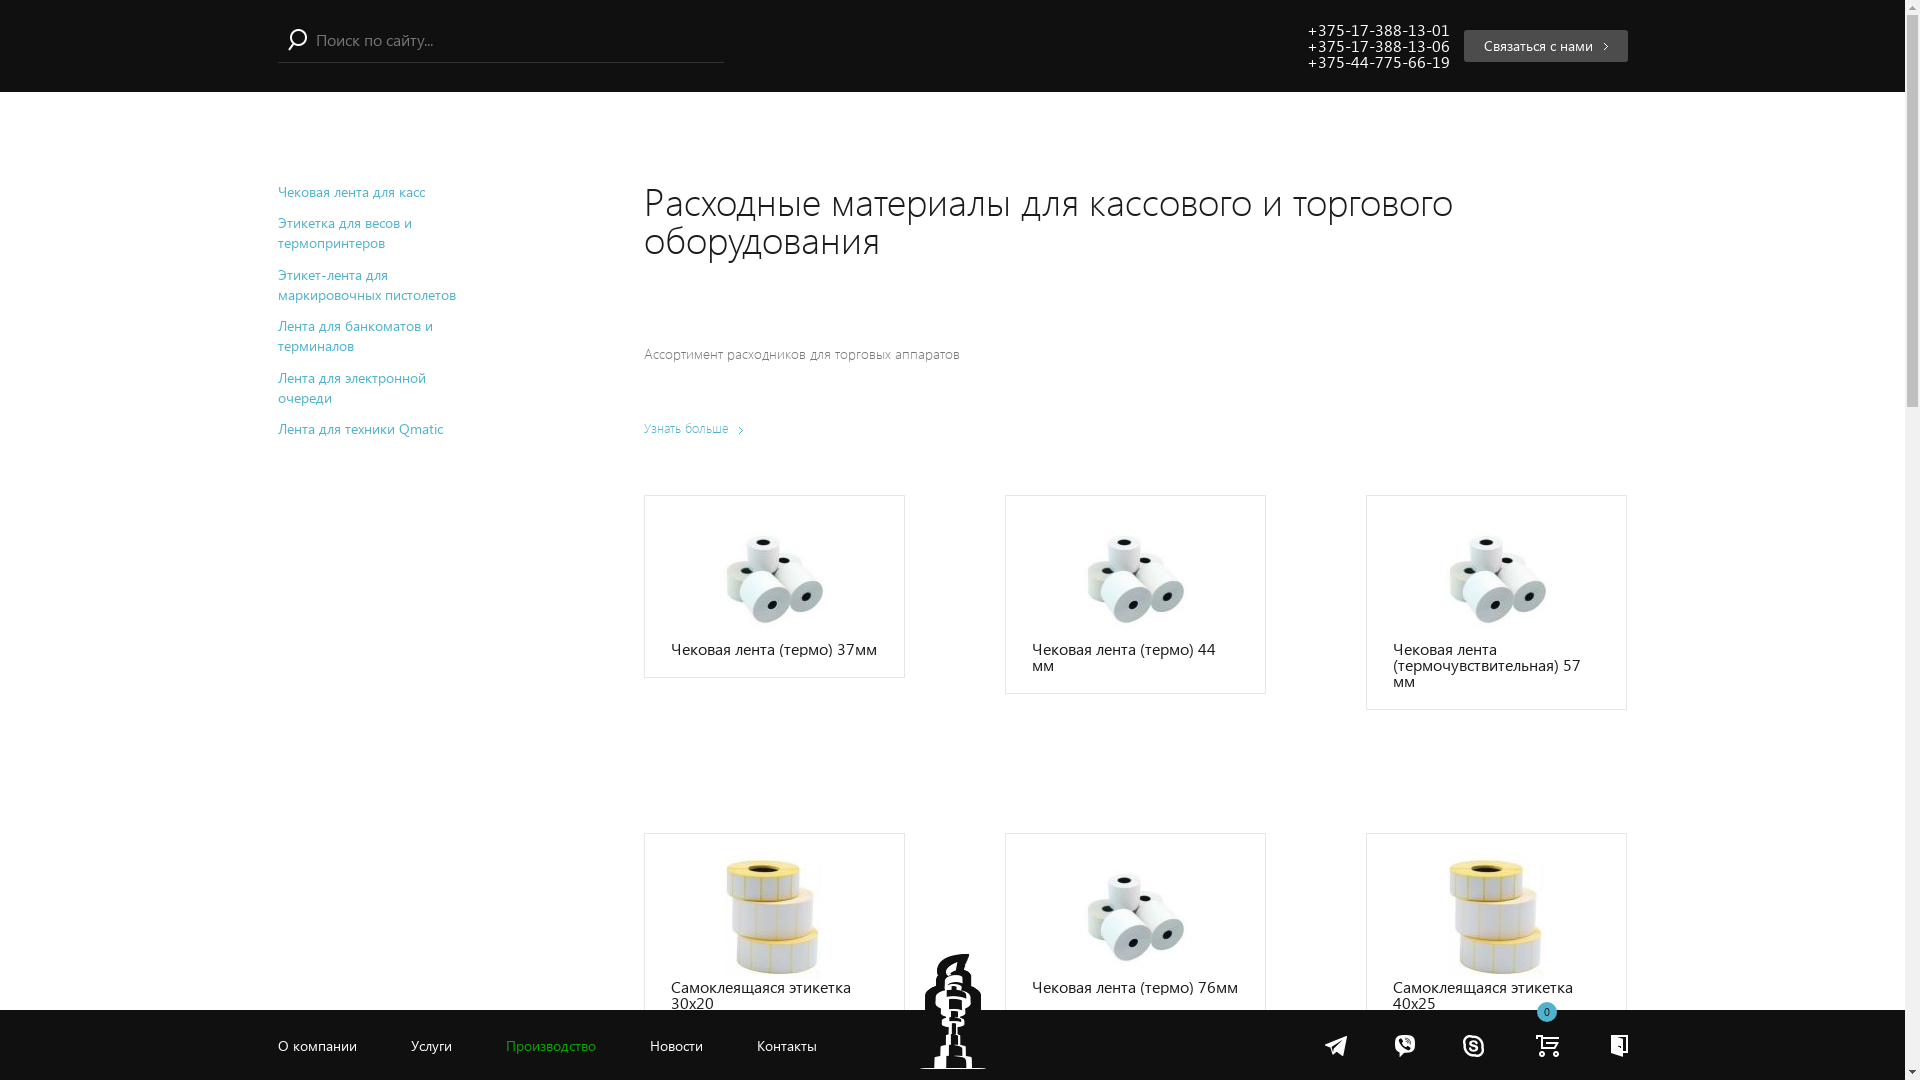 The height and width of the screenshot is (1080, 1920). Describe the element at coordinates (1546, 1044) in the screenshot. I see `'0'` at that location.